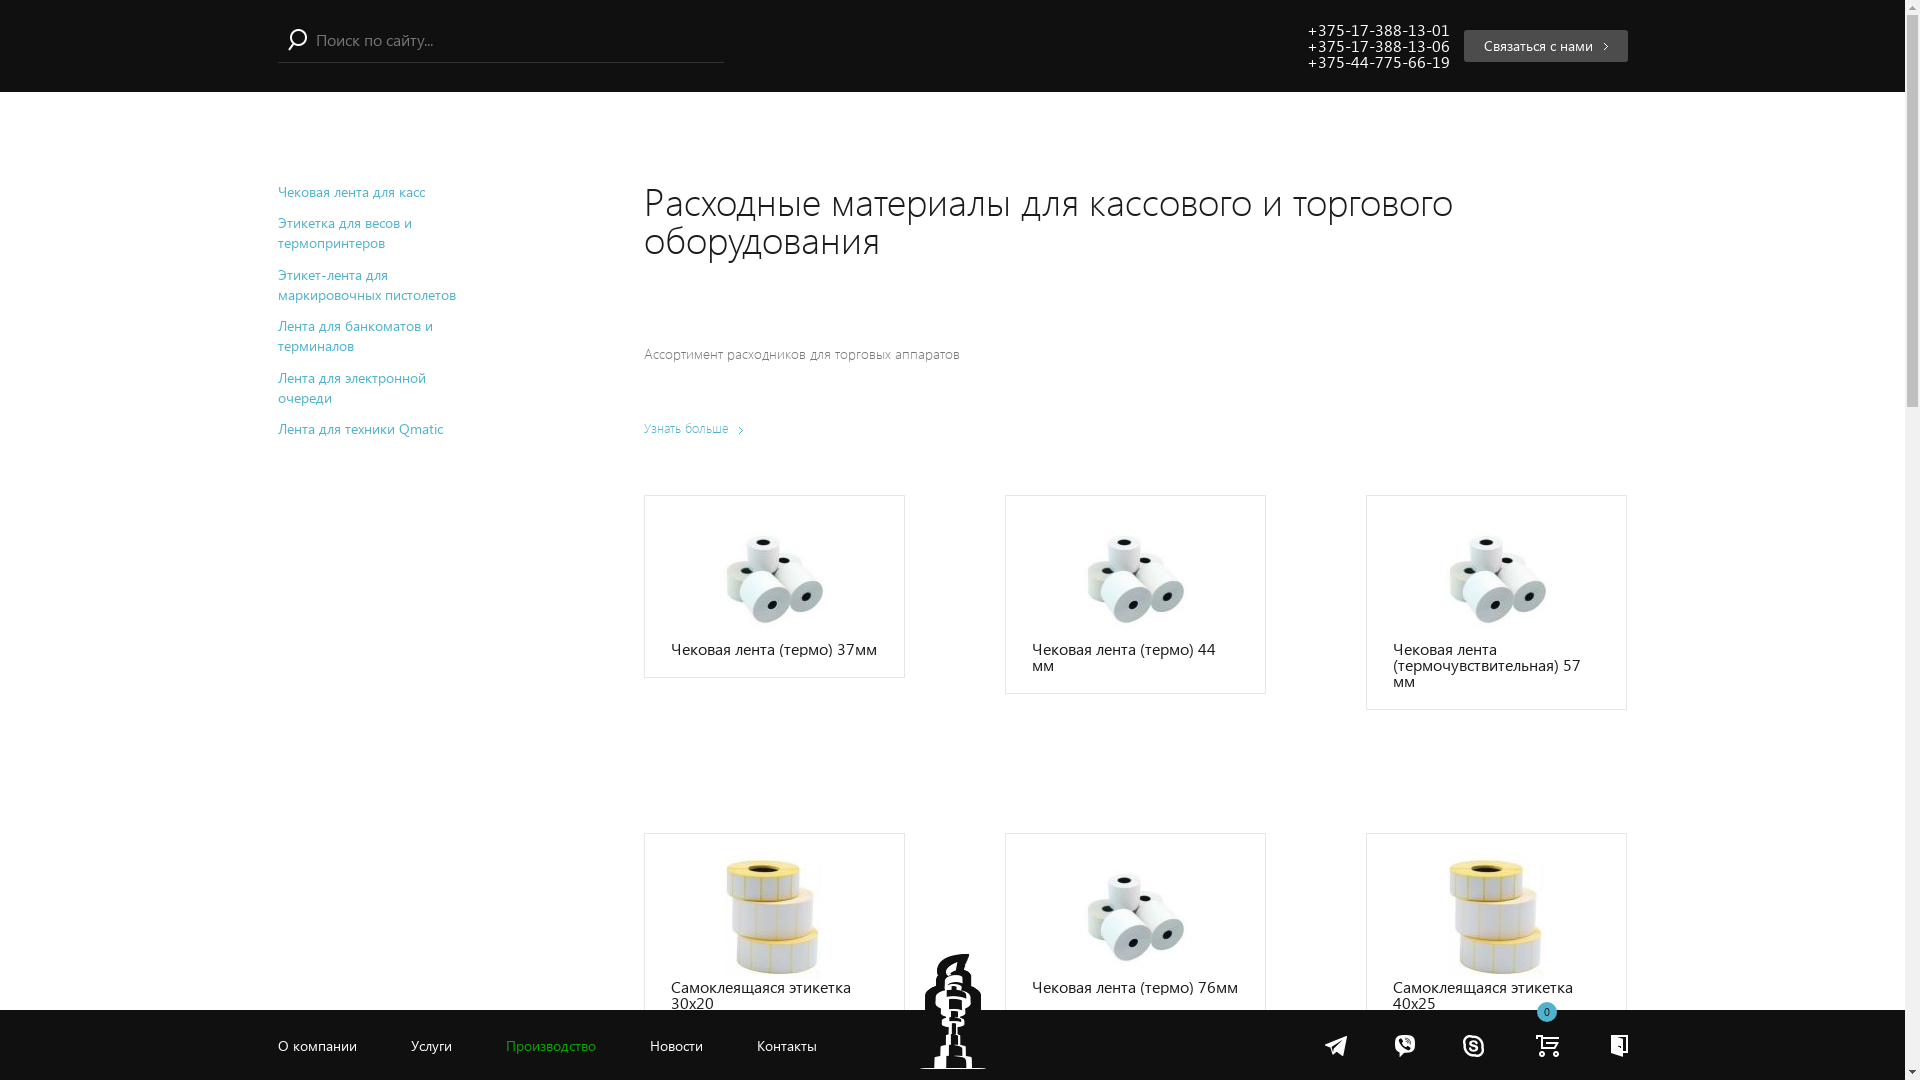 The height and width of the screenshot is (1080, 1920). Describe the element at coordinates (1546, 1044) in the screenshot. I see `'0'` at that location.